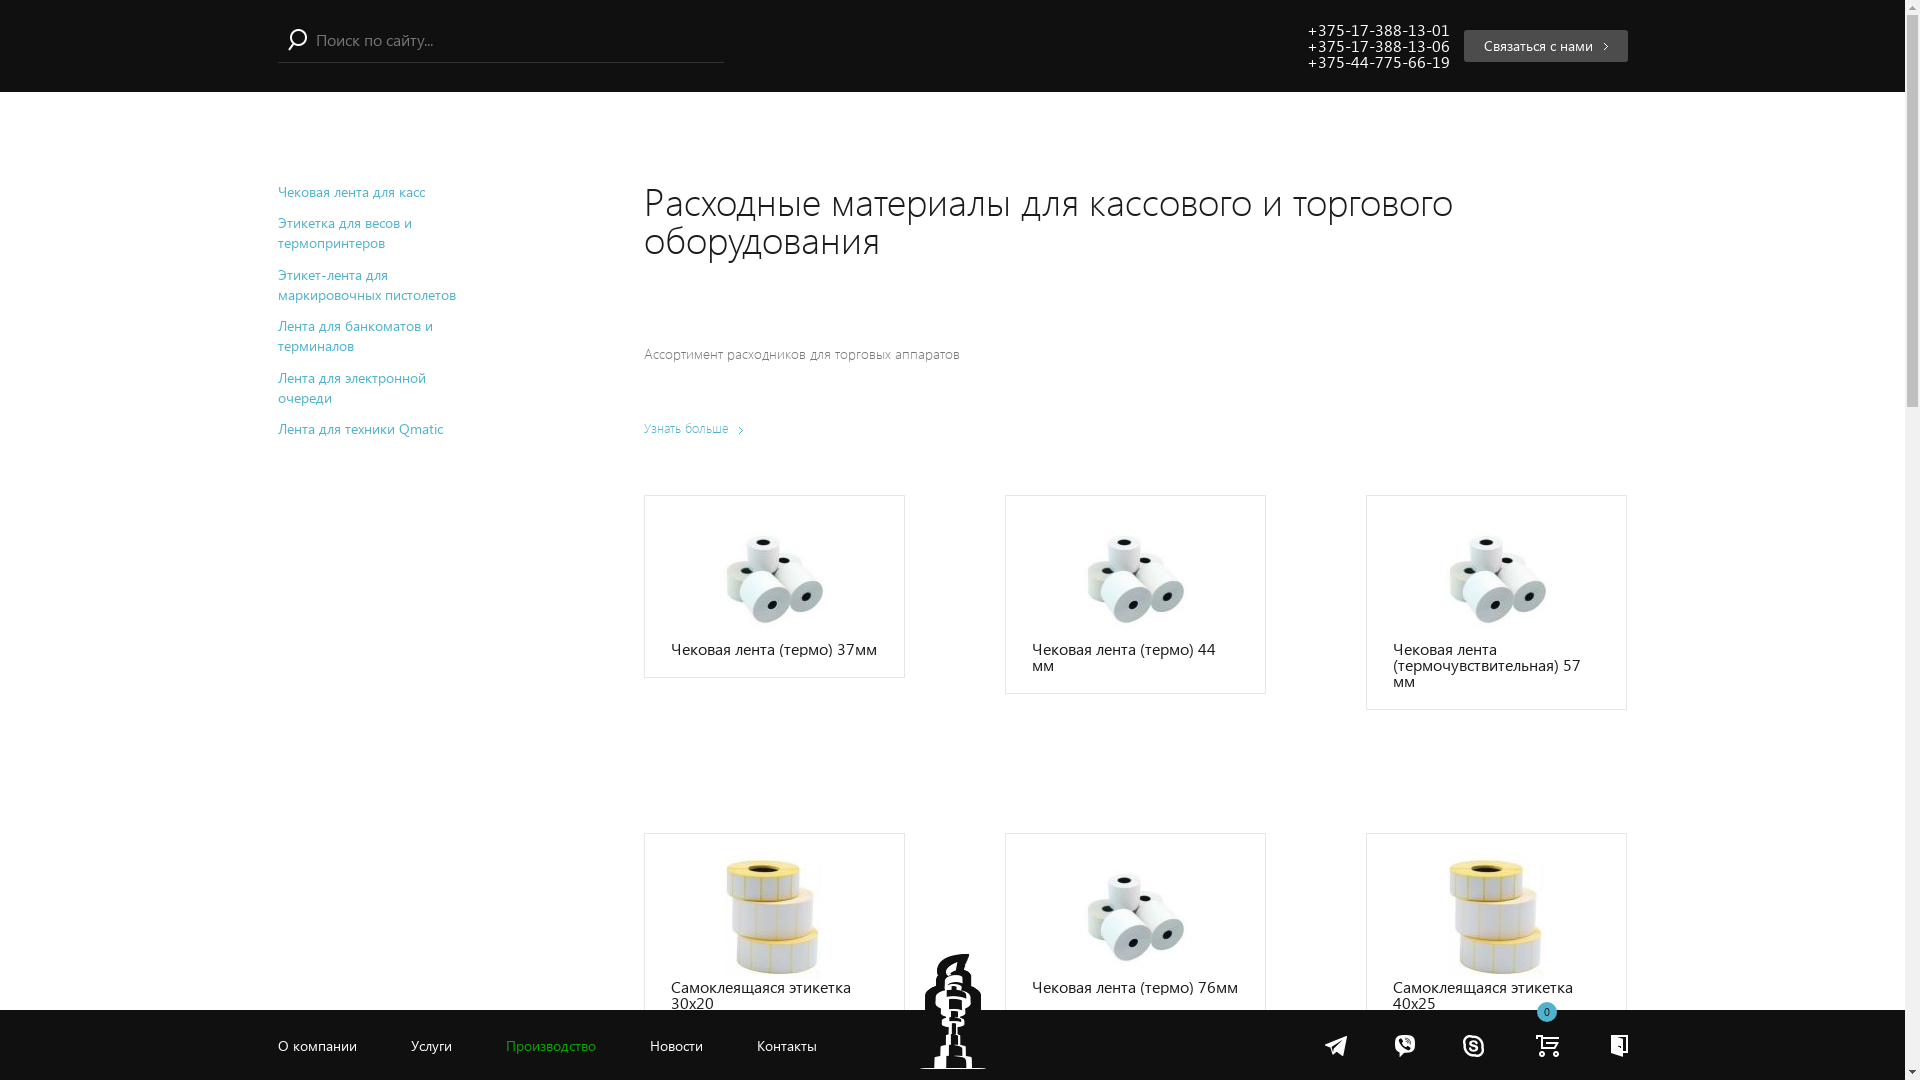 The height and width of the screenshot is (1080, 1920). Describe the element at coordinates (1546, 1044) in the screenshot. I see `'0'` at that location.